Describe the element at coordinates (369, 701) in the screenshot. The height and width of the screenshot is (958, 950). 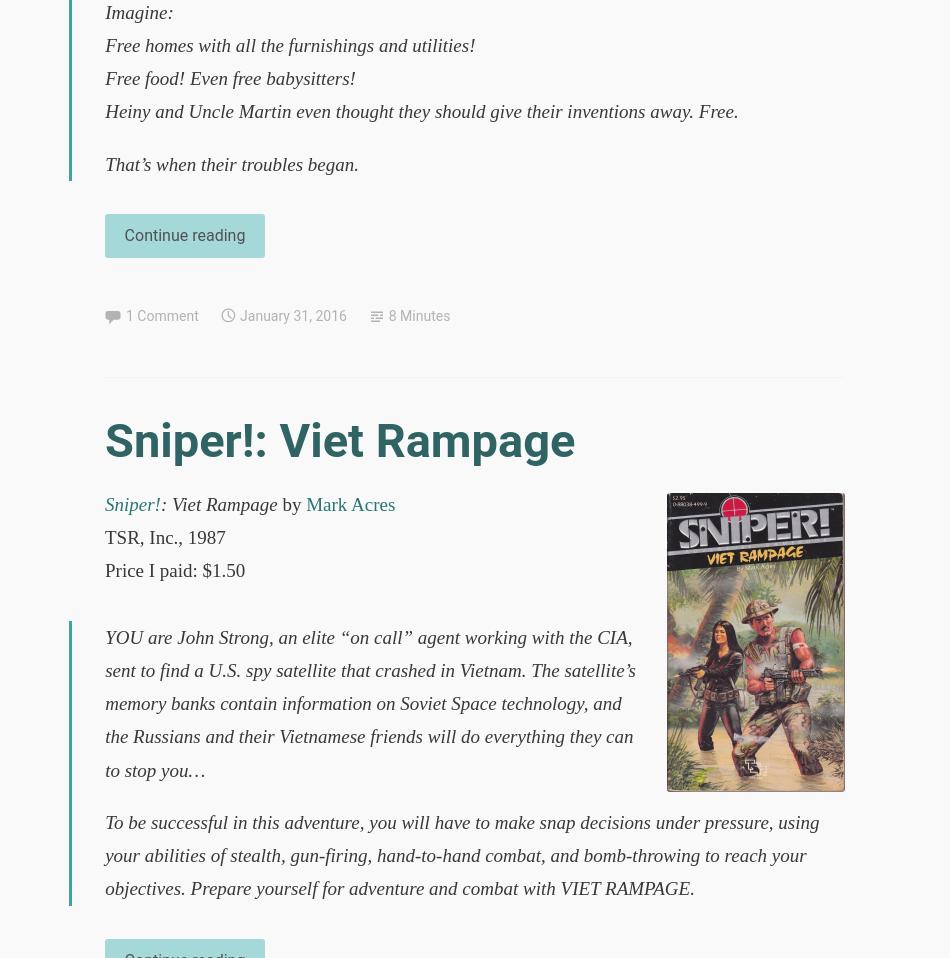
I see `'YOU are John Strong, an elite “on call” agent working with the CIA, sent to find a U.S. spy satellite that crashed in Vietnam. The satellite’s memory banks contain information on Soviet Space technology, and the Russians and their Vietnamese friends will do everything they can to stop you…'` at that location.